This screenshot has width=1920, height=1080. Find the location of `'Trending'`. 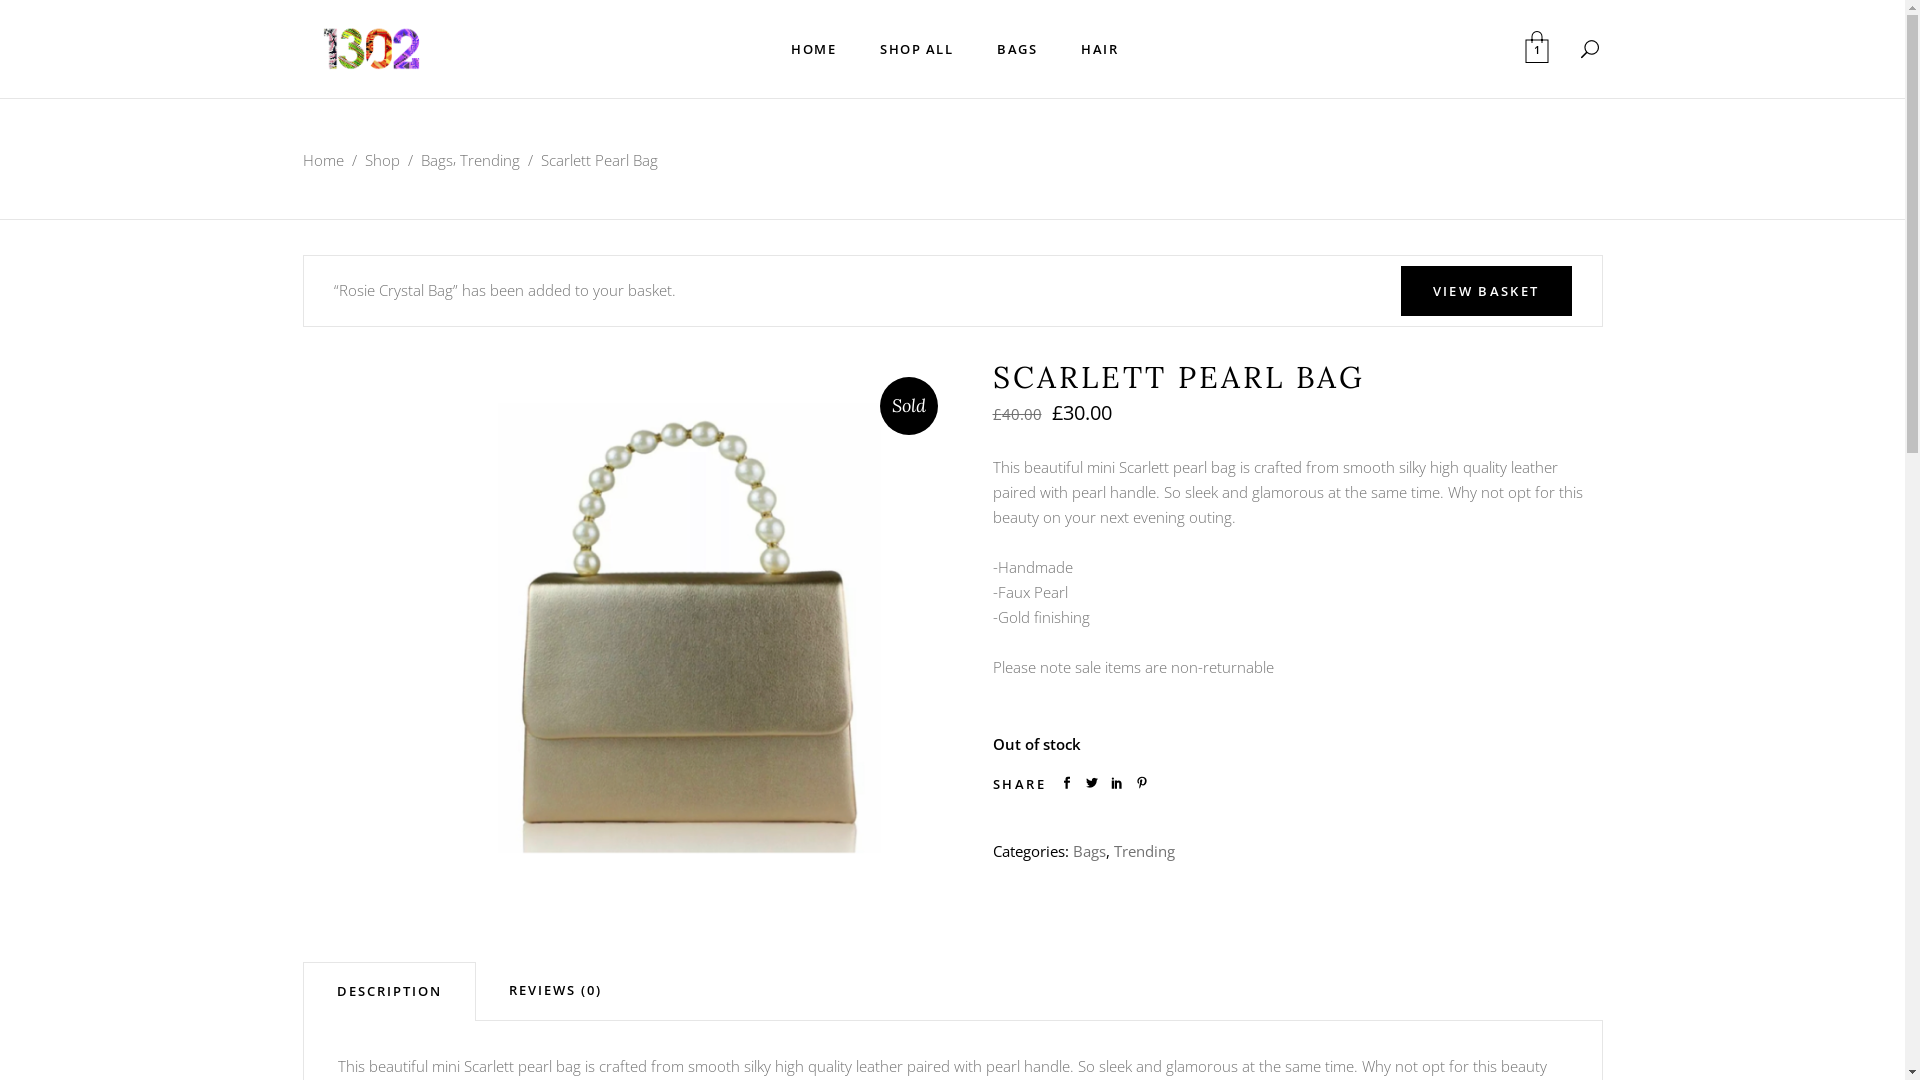

'Trending' is located at coordinates (1112, 851).